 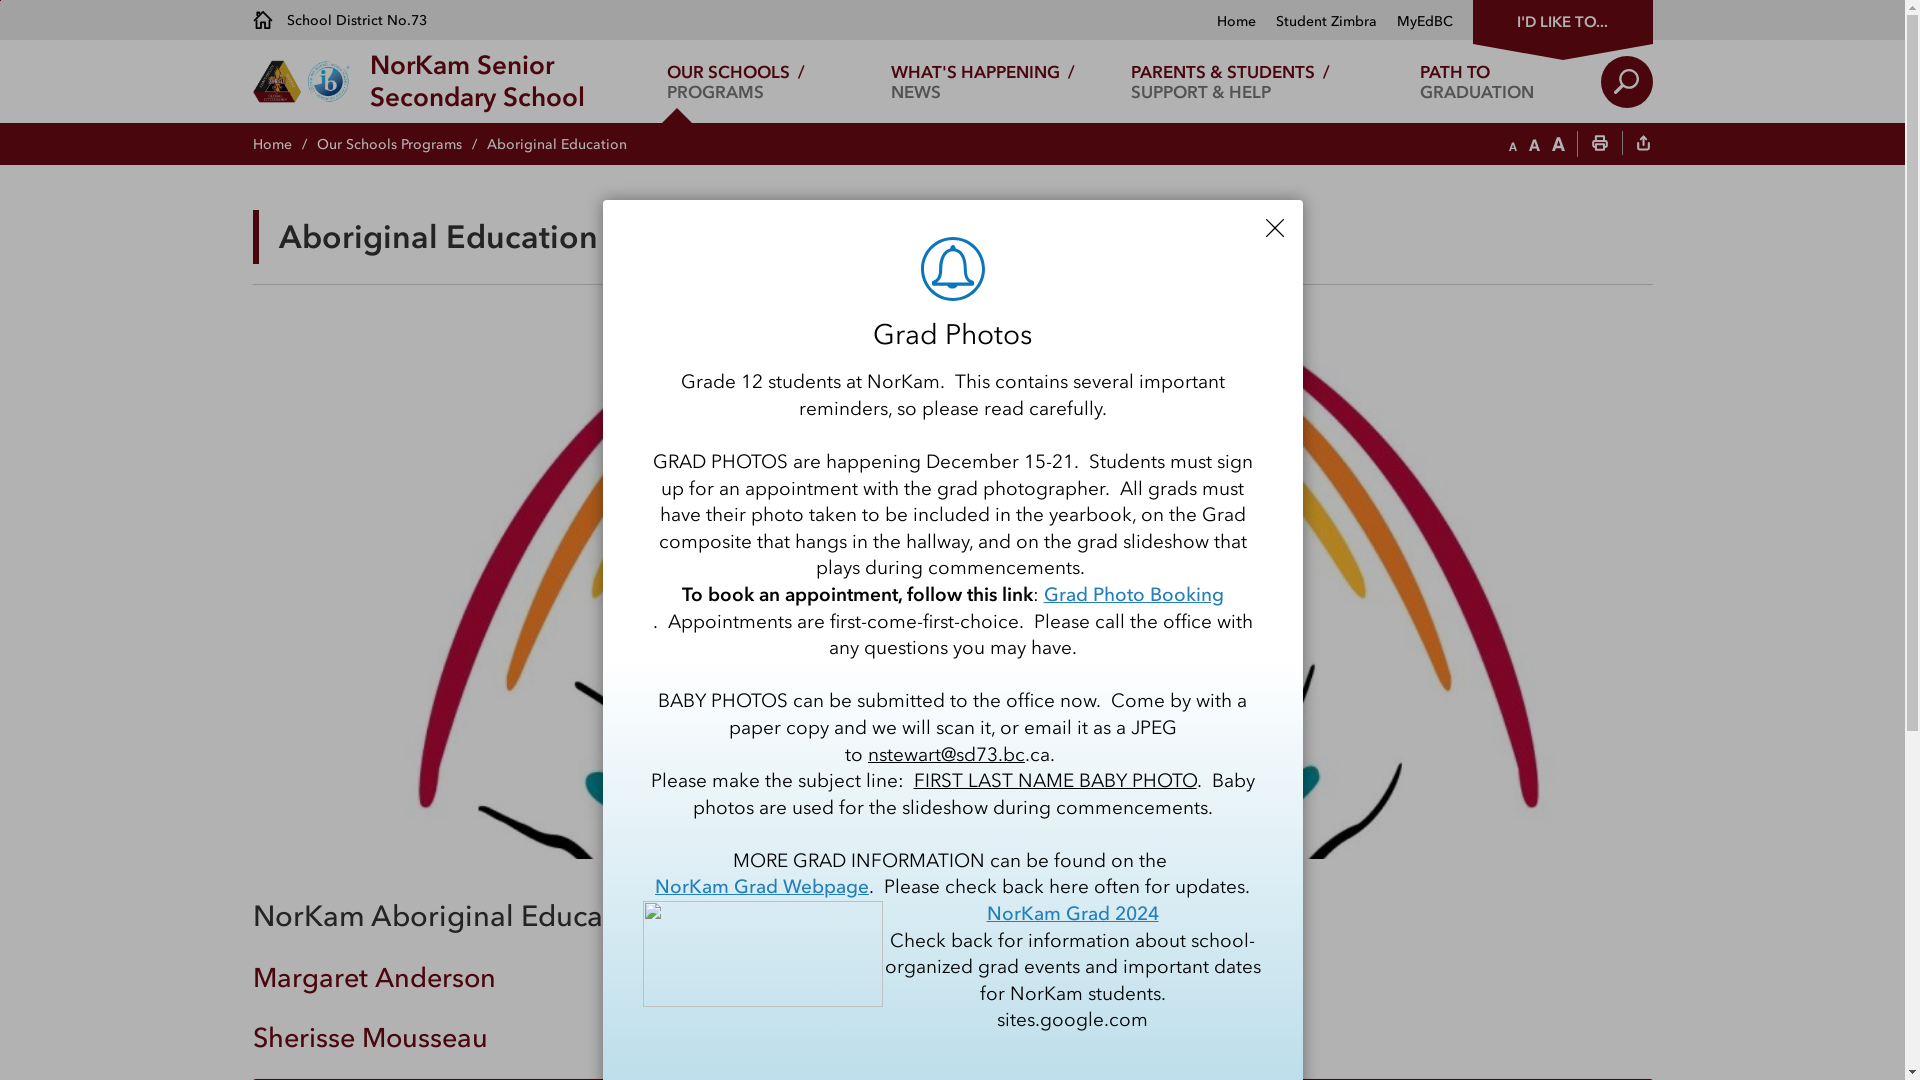 What do you see at coordinates (309, 80) in the screenshot?
I see `'Click to return to the homepage'` at bounding box center [309, 80].